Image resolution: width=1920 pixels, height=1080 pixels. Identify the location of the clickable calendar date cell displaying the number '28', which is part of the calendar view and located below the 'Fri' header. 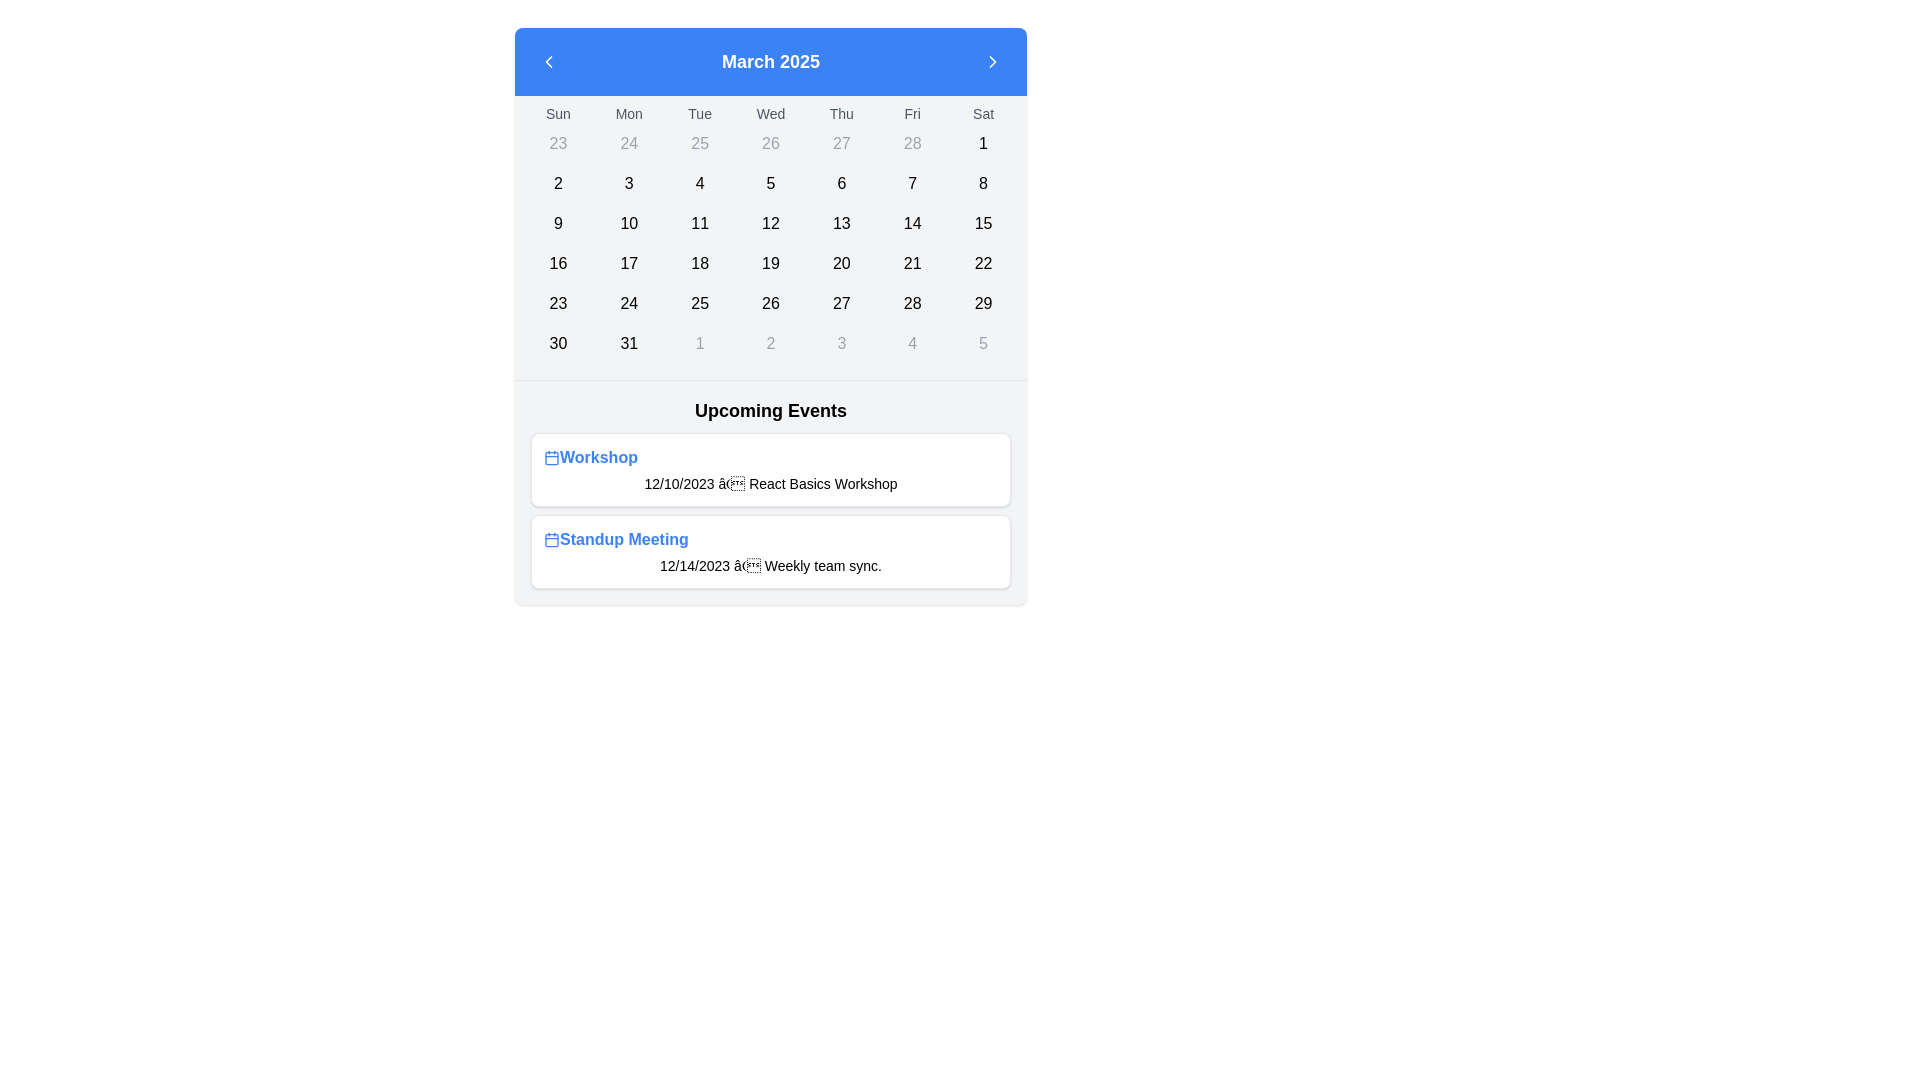
(911, 304).